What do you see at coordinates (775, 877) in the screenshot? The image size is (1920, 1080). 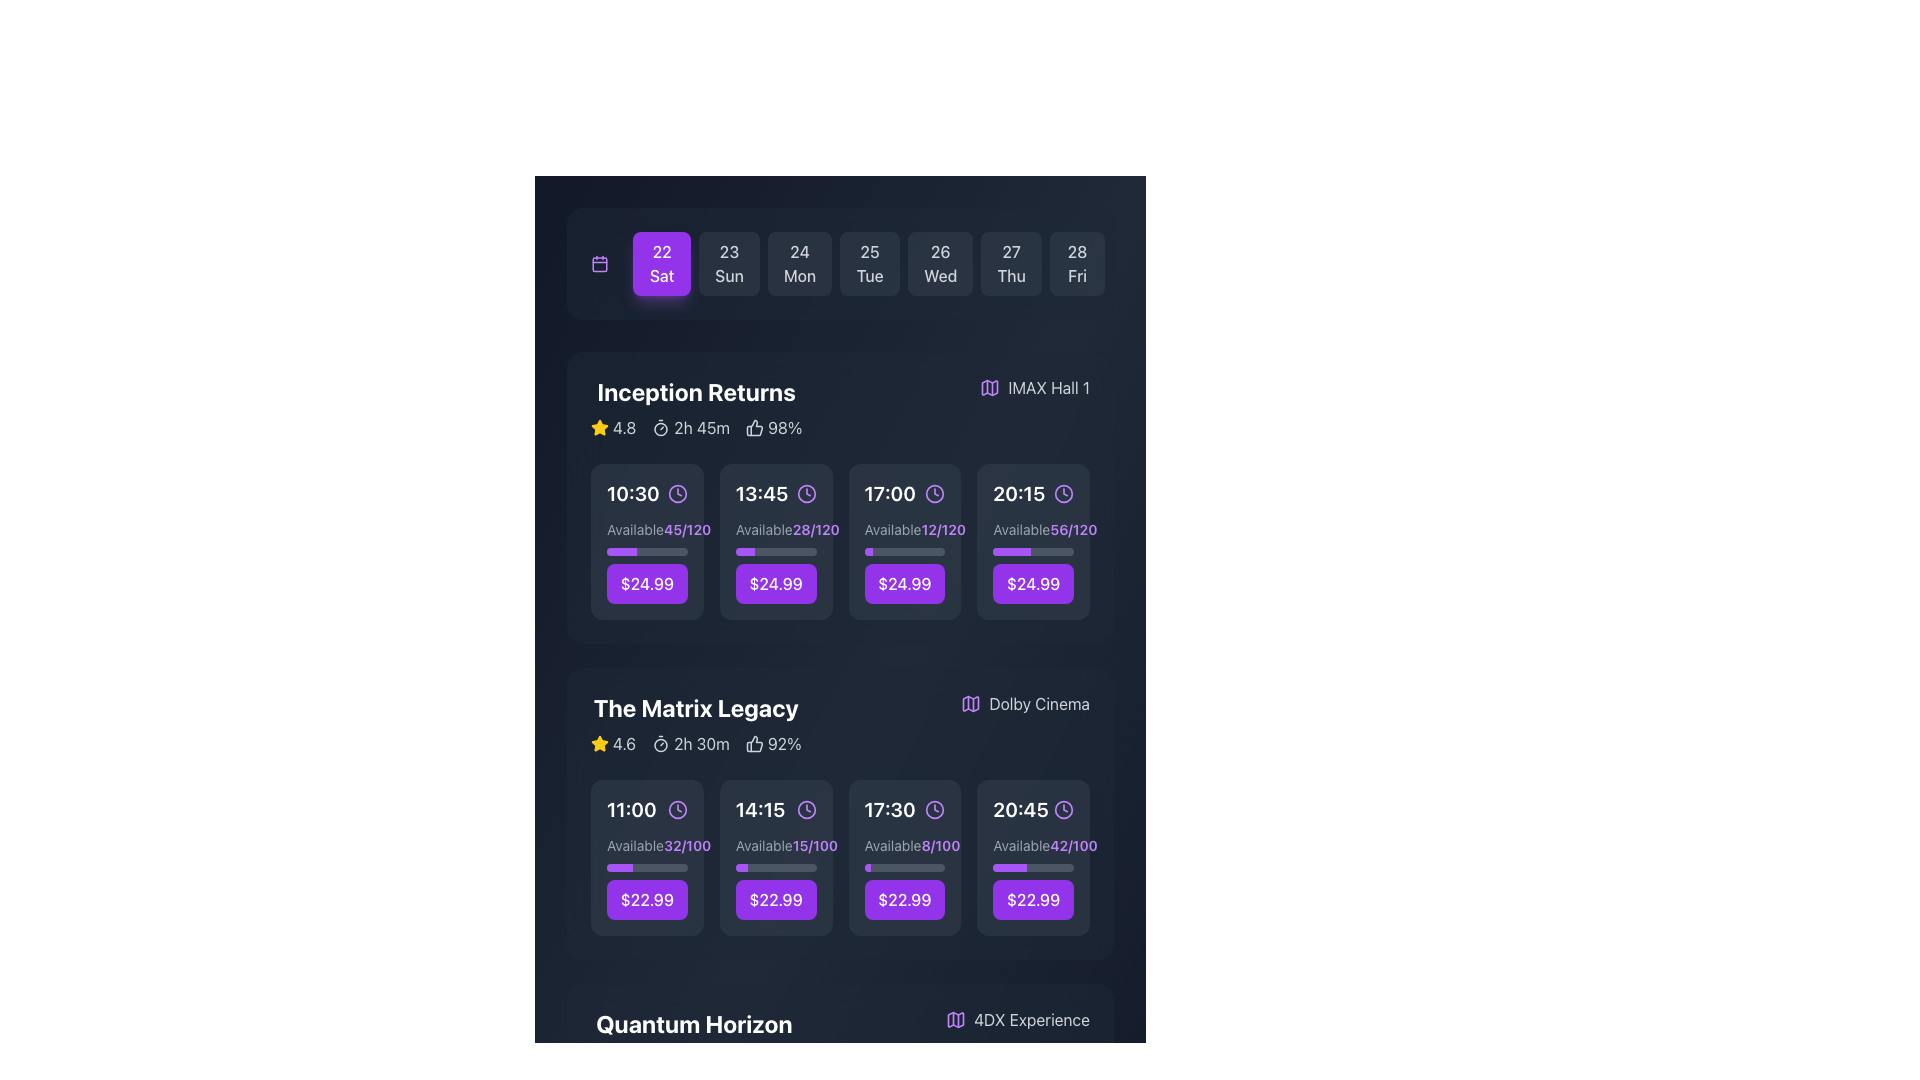 I see `the price area in the second row of movie session options for 'The Matrix Legacy' to initiate ticket selection` at bounding box center [775, 877].